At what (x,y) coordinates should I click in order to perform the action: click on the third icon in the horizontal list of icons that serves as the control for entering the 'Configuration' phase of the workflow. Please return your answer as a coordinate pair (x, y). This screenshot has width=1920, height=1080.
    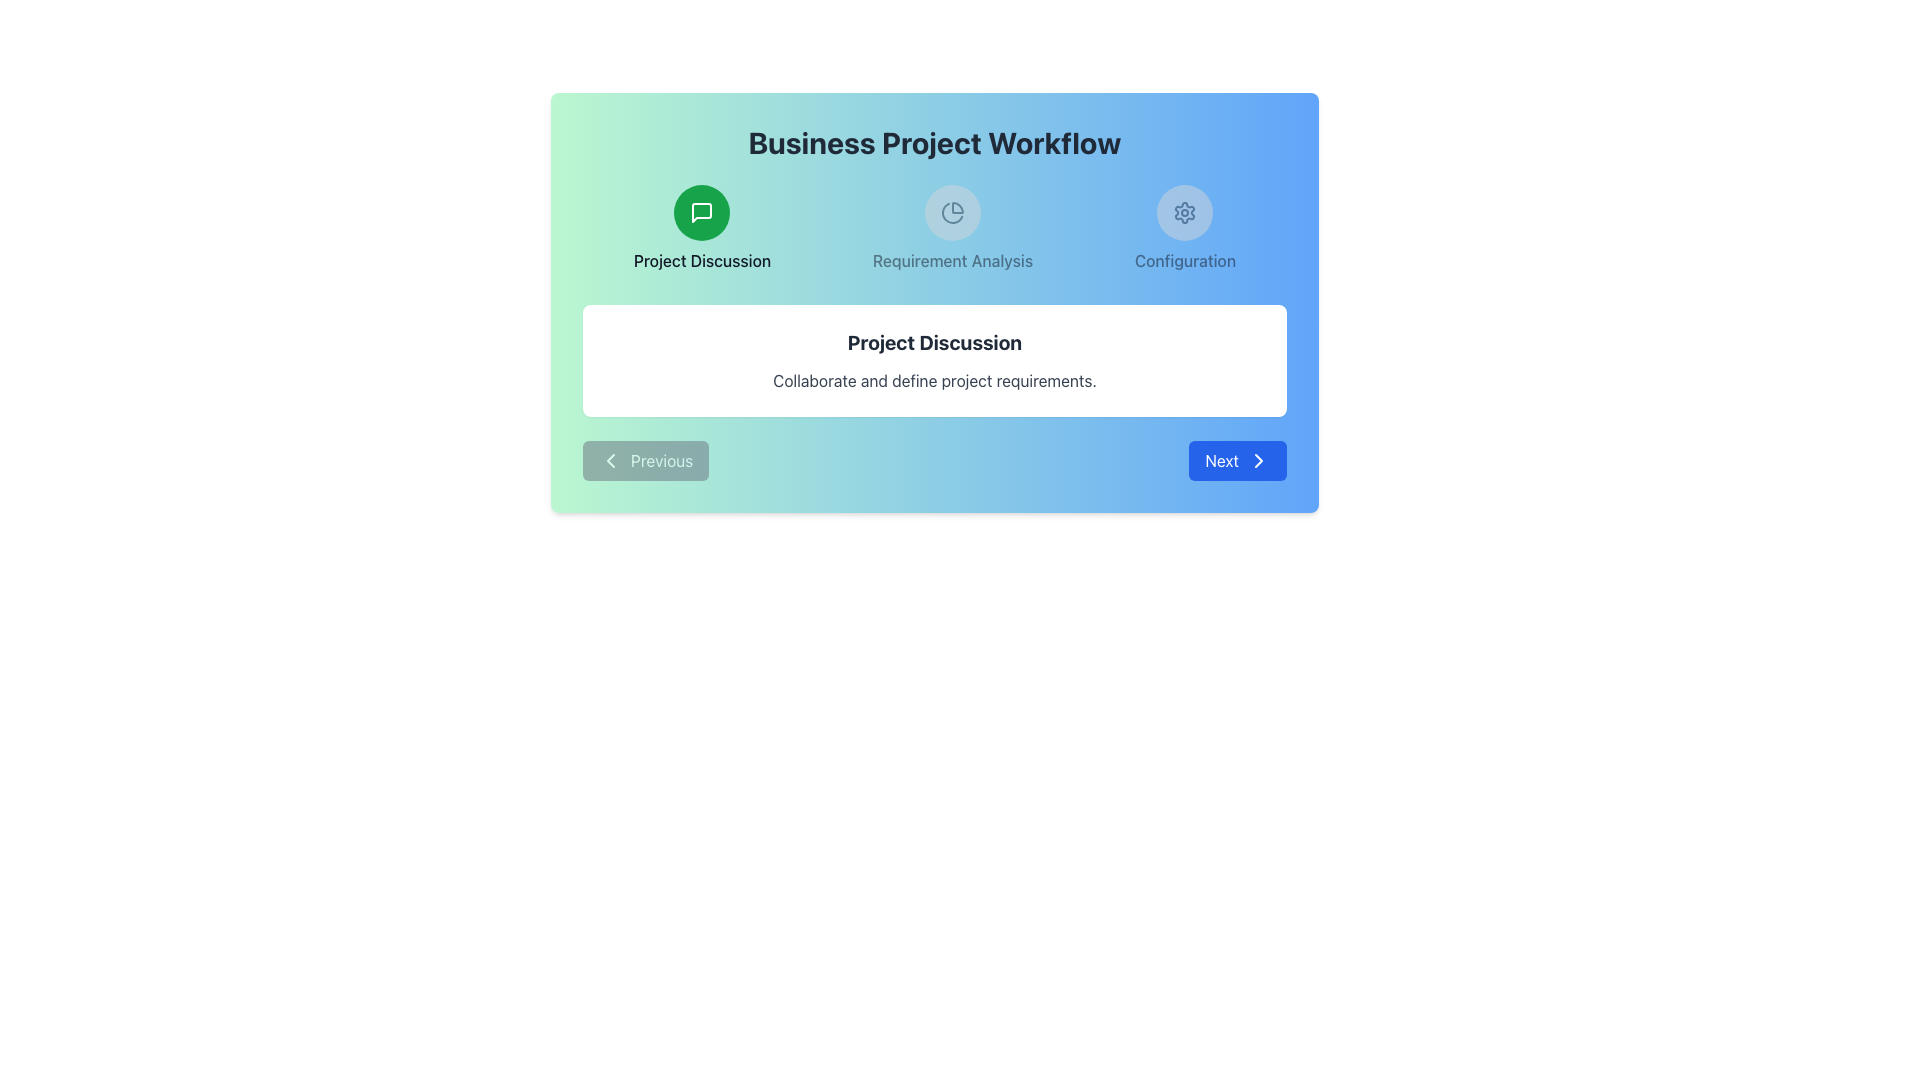
    Looking at the image, I should click on (1185, 212).